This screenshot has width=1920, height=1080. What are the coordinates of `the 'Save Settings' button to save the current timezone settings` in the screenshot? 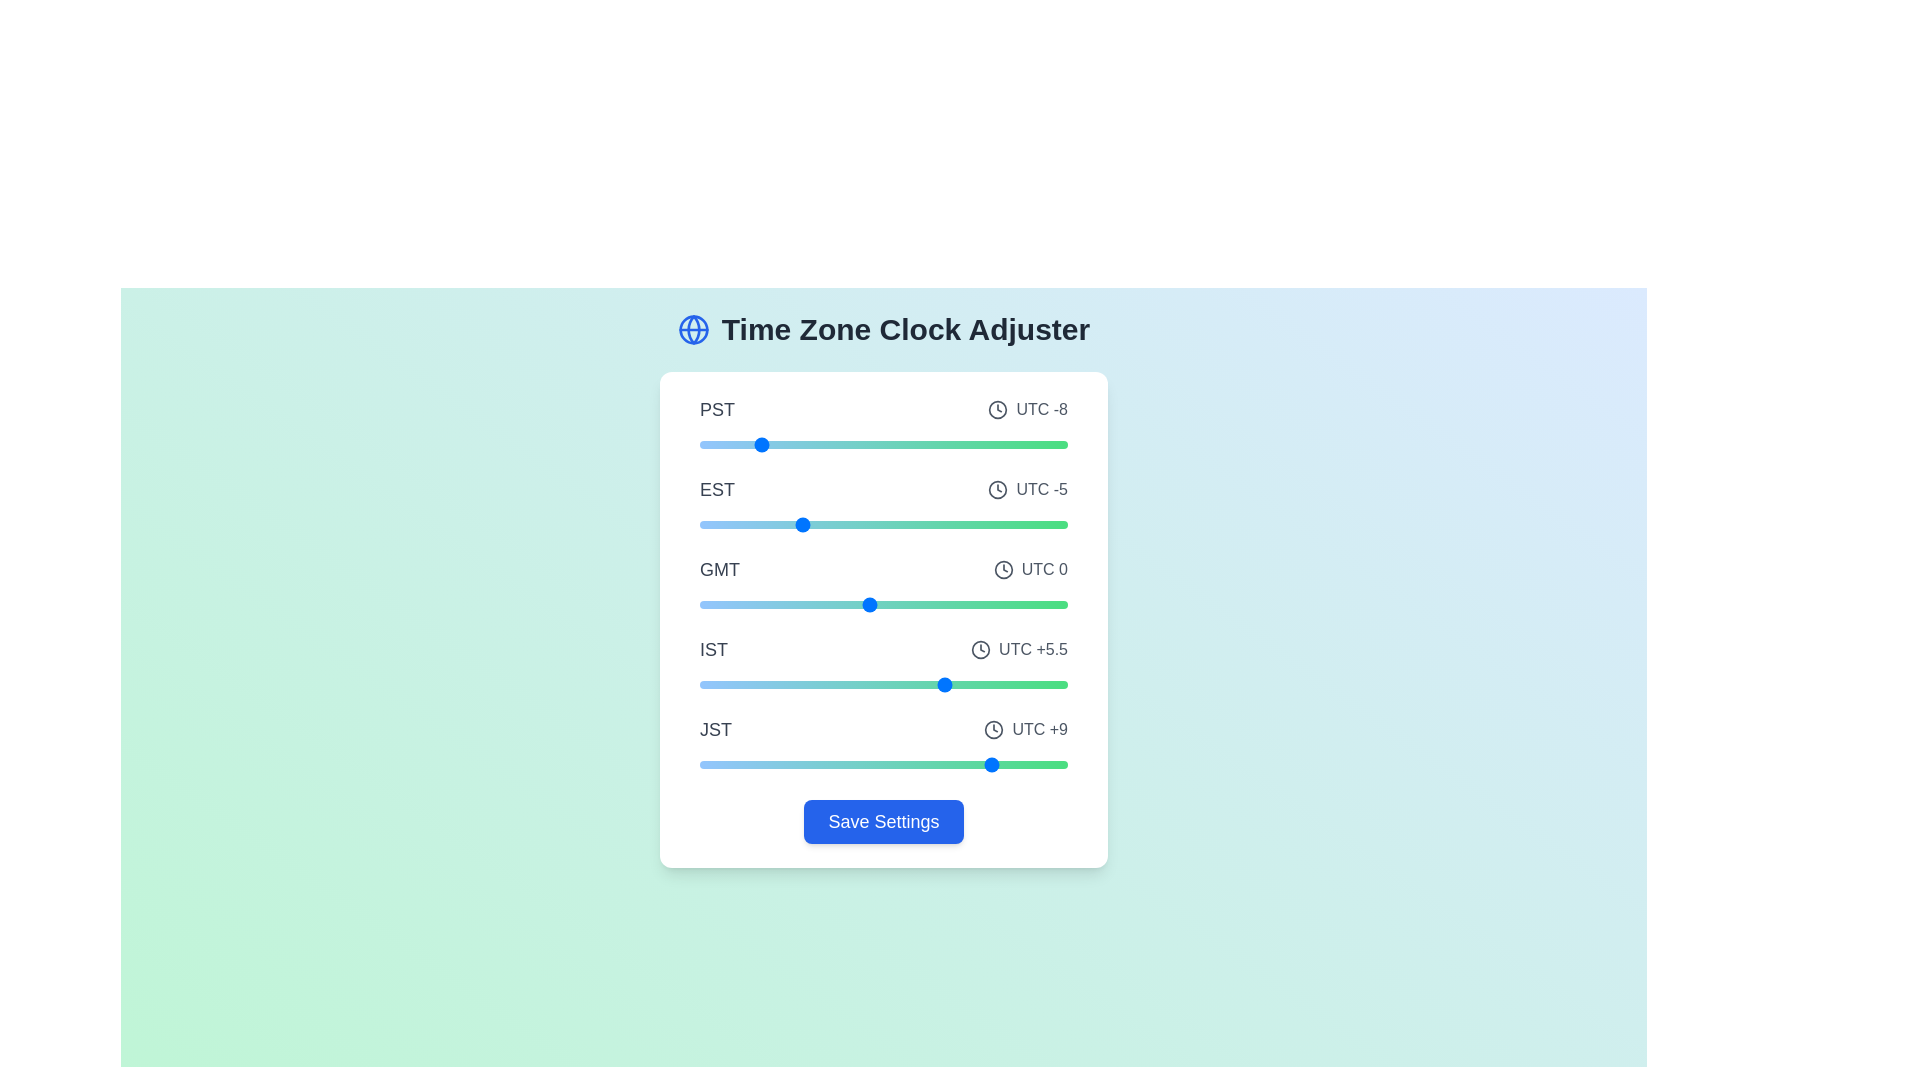 It's located at (882, 821).